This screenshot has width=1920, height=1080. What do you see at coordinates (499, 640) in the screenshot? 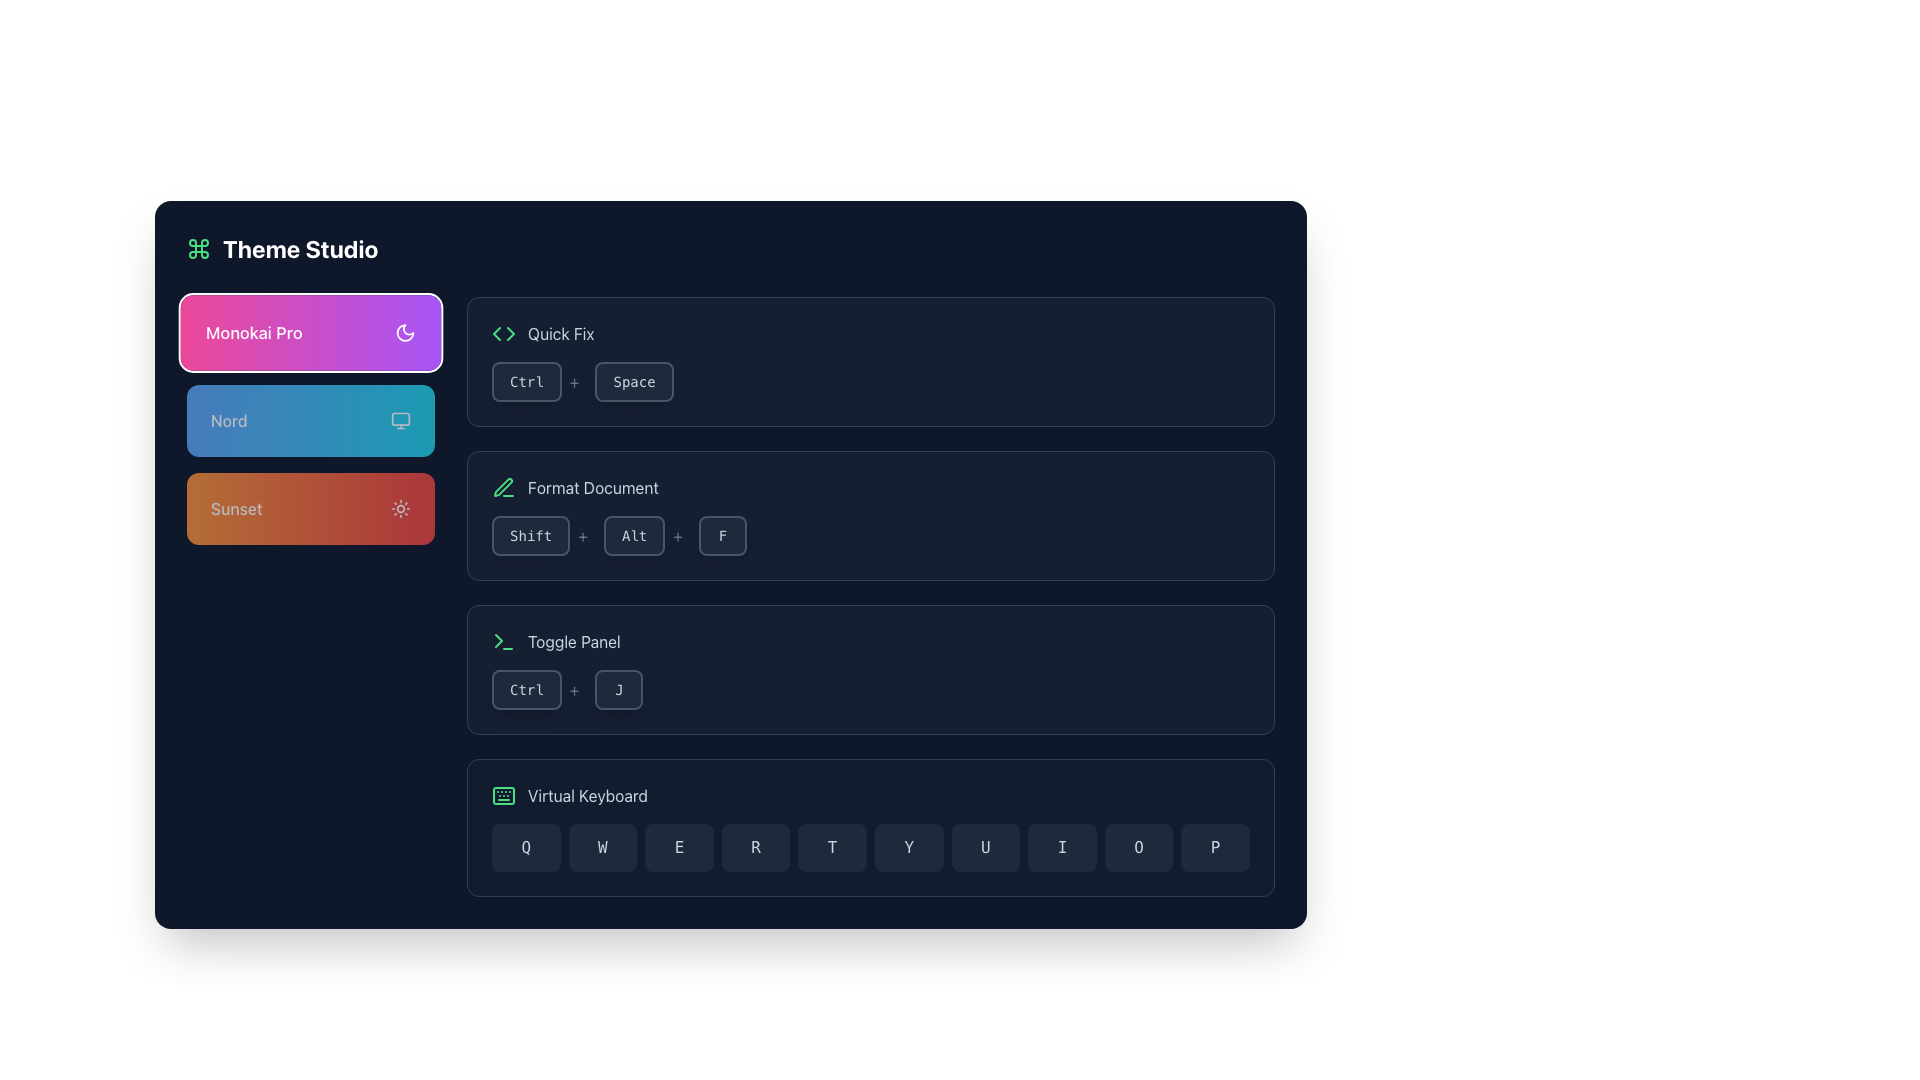
I see `the leftward pointing green chevron arrow within the terminal-themed SVG icon located on the left section of the application interface, near the 'Toggle Panel' functionality` at bounding box center [499, 640].